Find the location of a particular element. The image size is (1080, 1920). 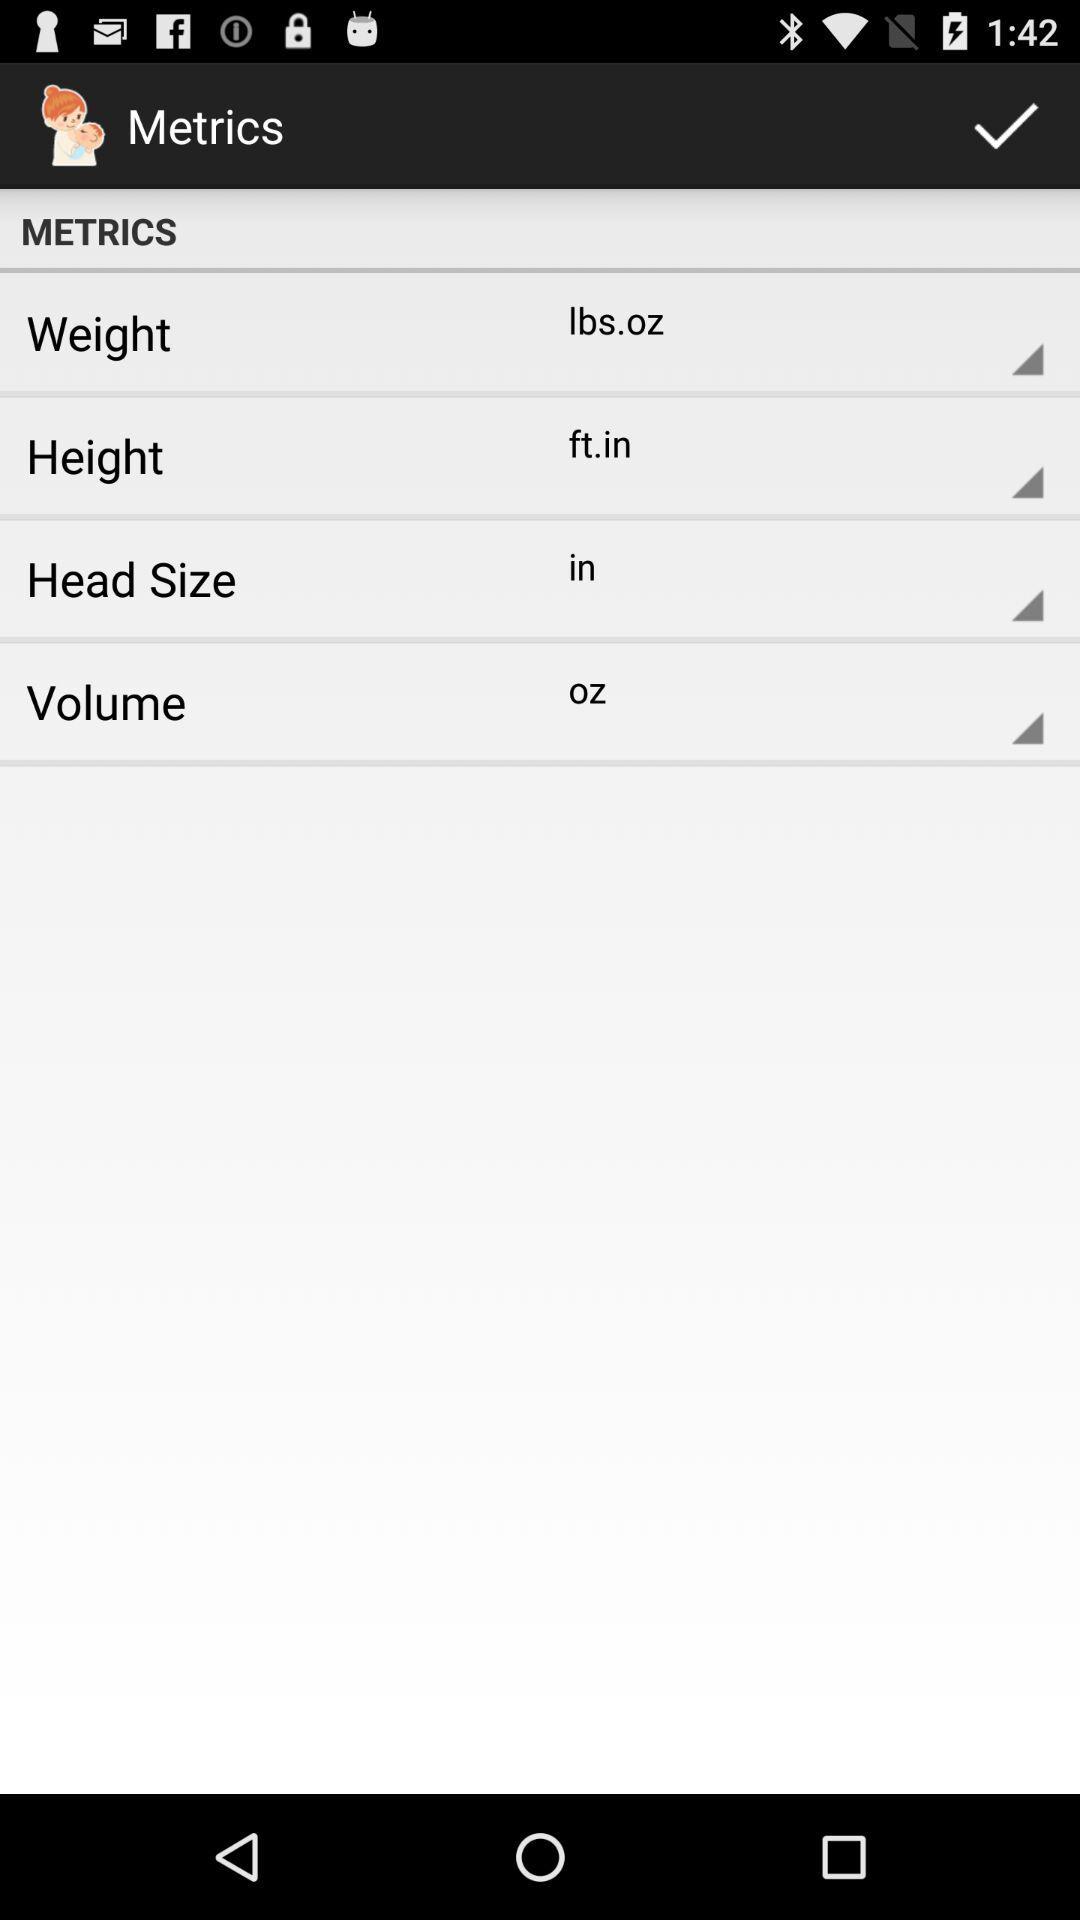

the icon on the left is located at coordinates (262, 701).